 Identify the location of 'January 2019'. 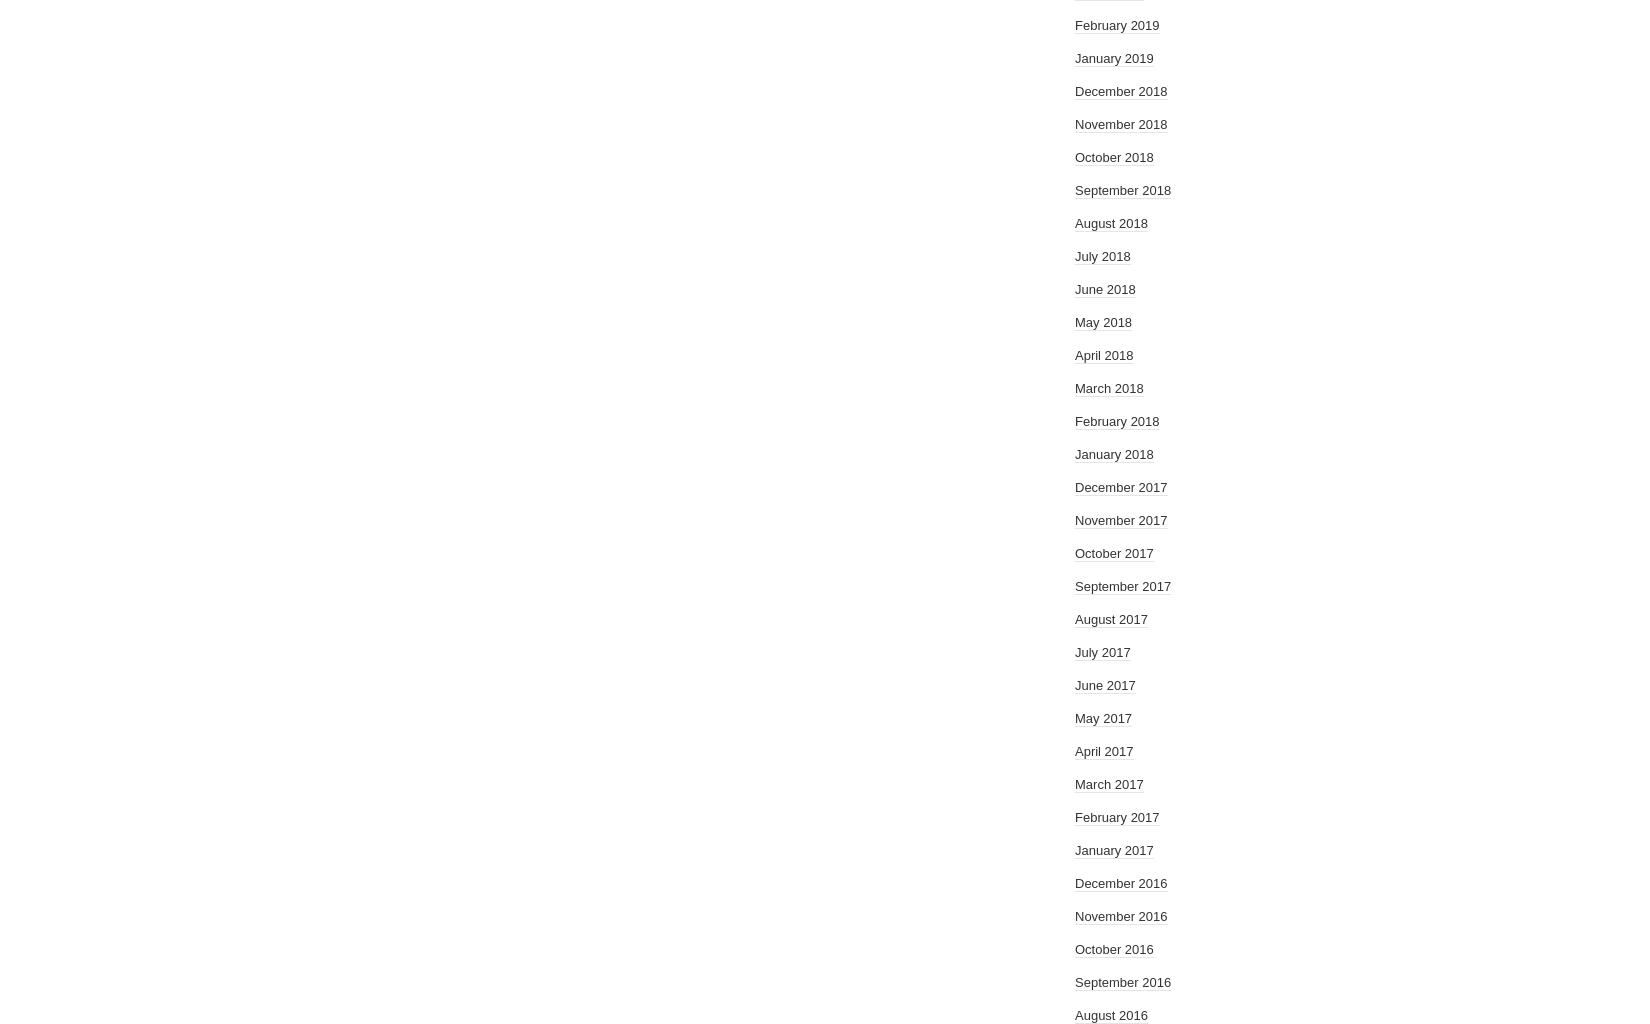
(1114, 57).